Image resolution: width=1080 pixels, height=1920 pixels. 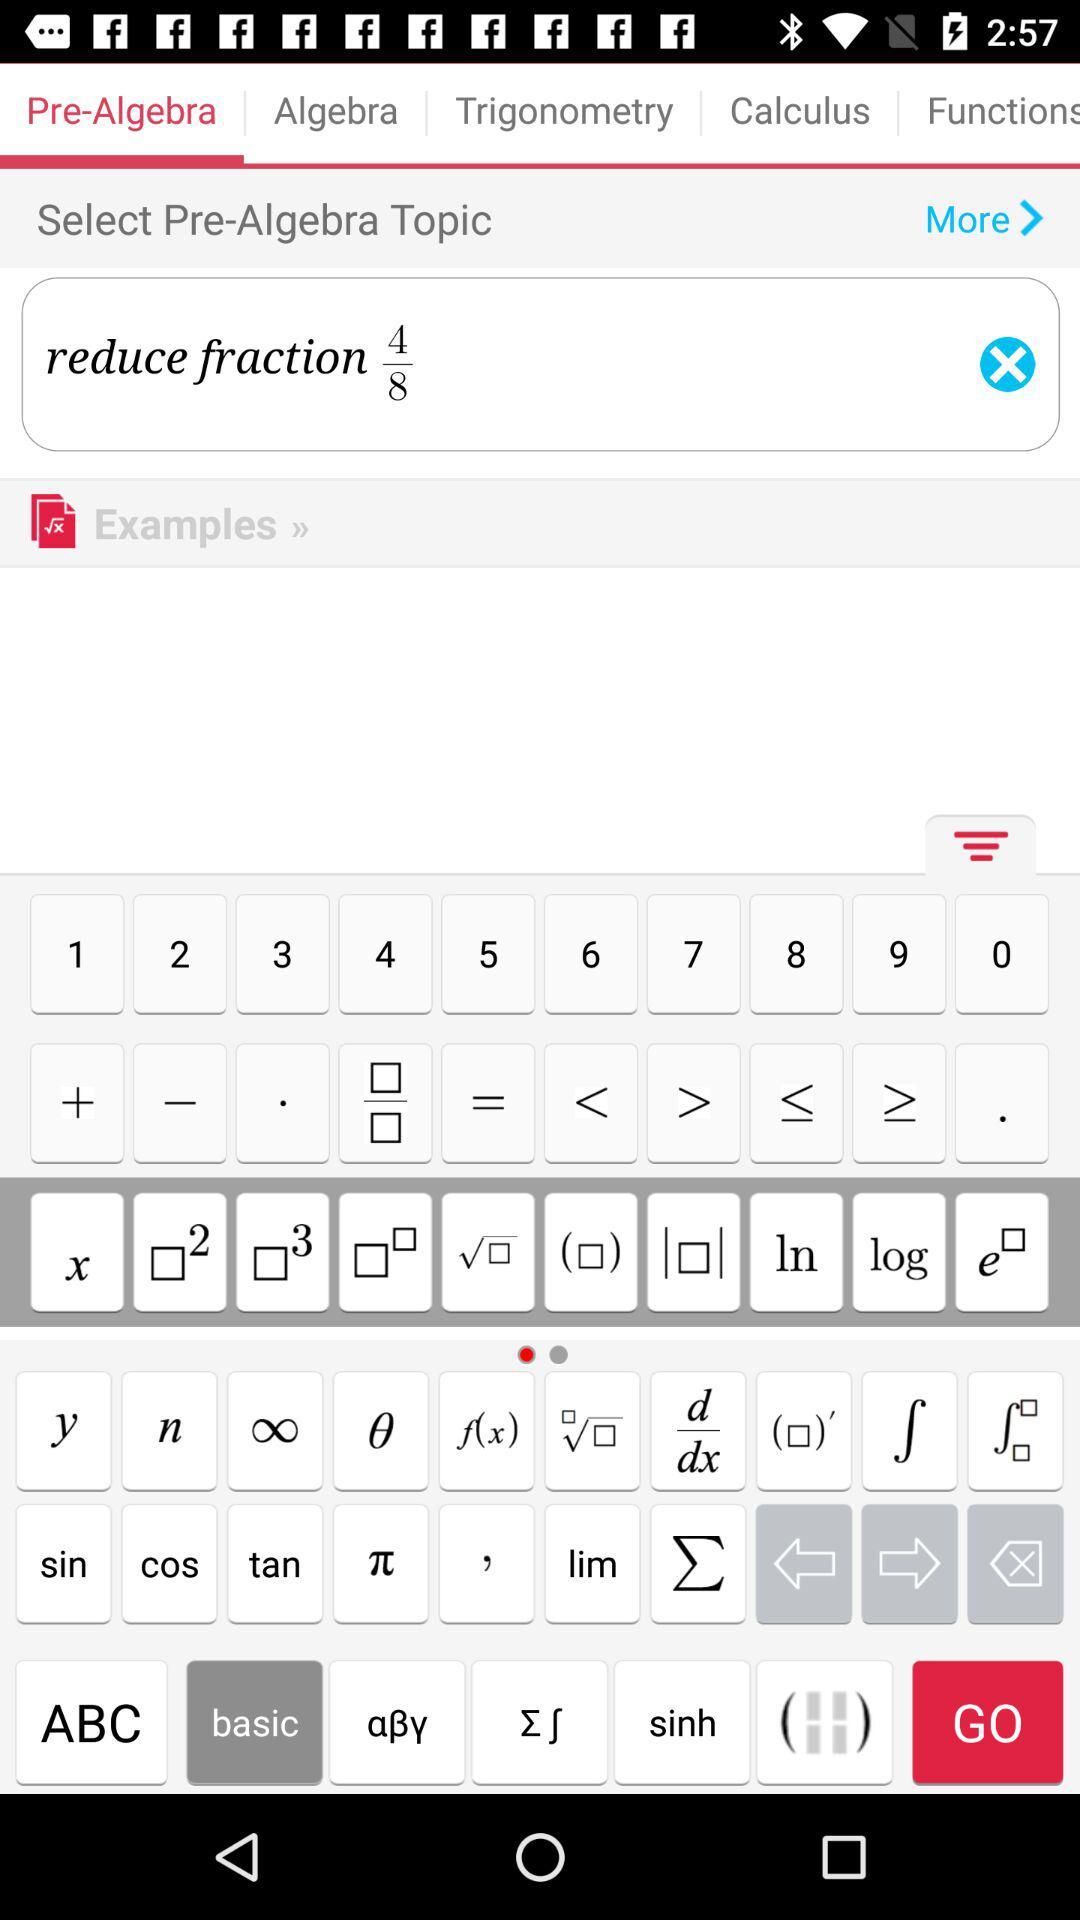 I want to click on reduce fraction button, so click(x=1015, y=1429).